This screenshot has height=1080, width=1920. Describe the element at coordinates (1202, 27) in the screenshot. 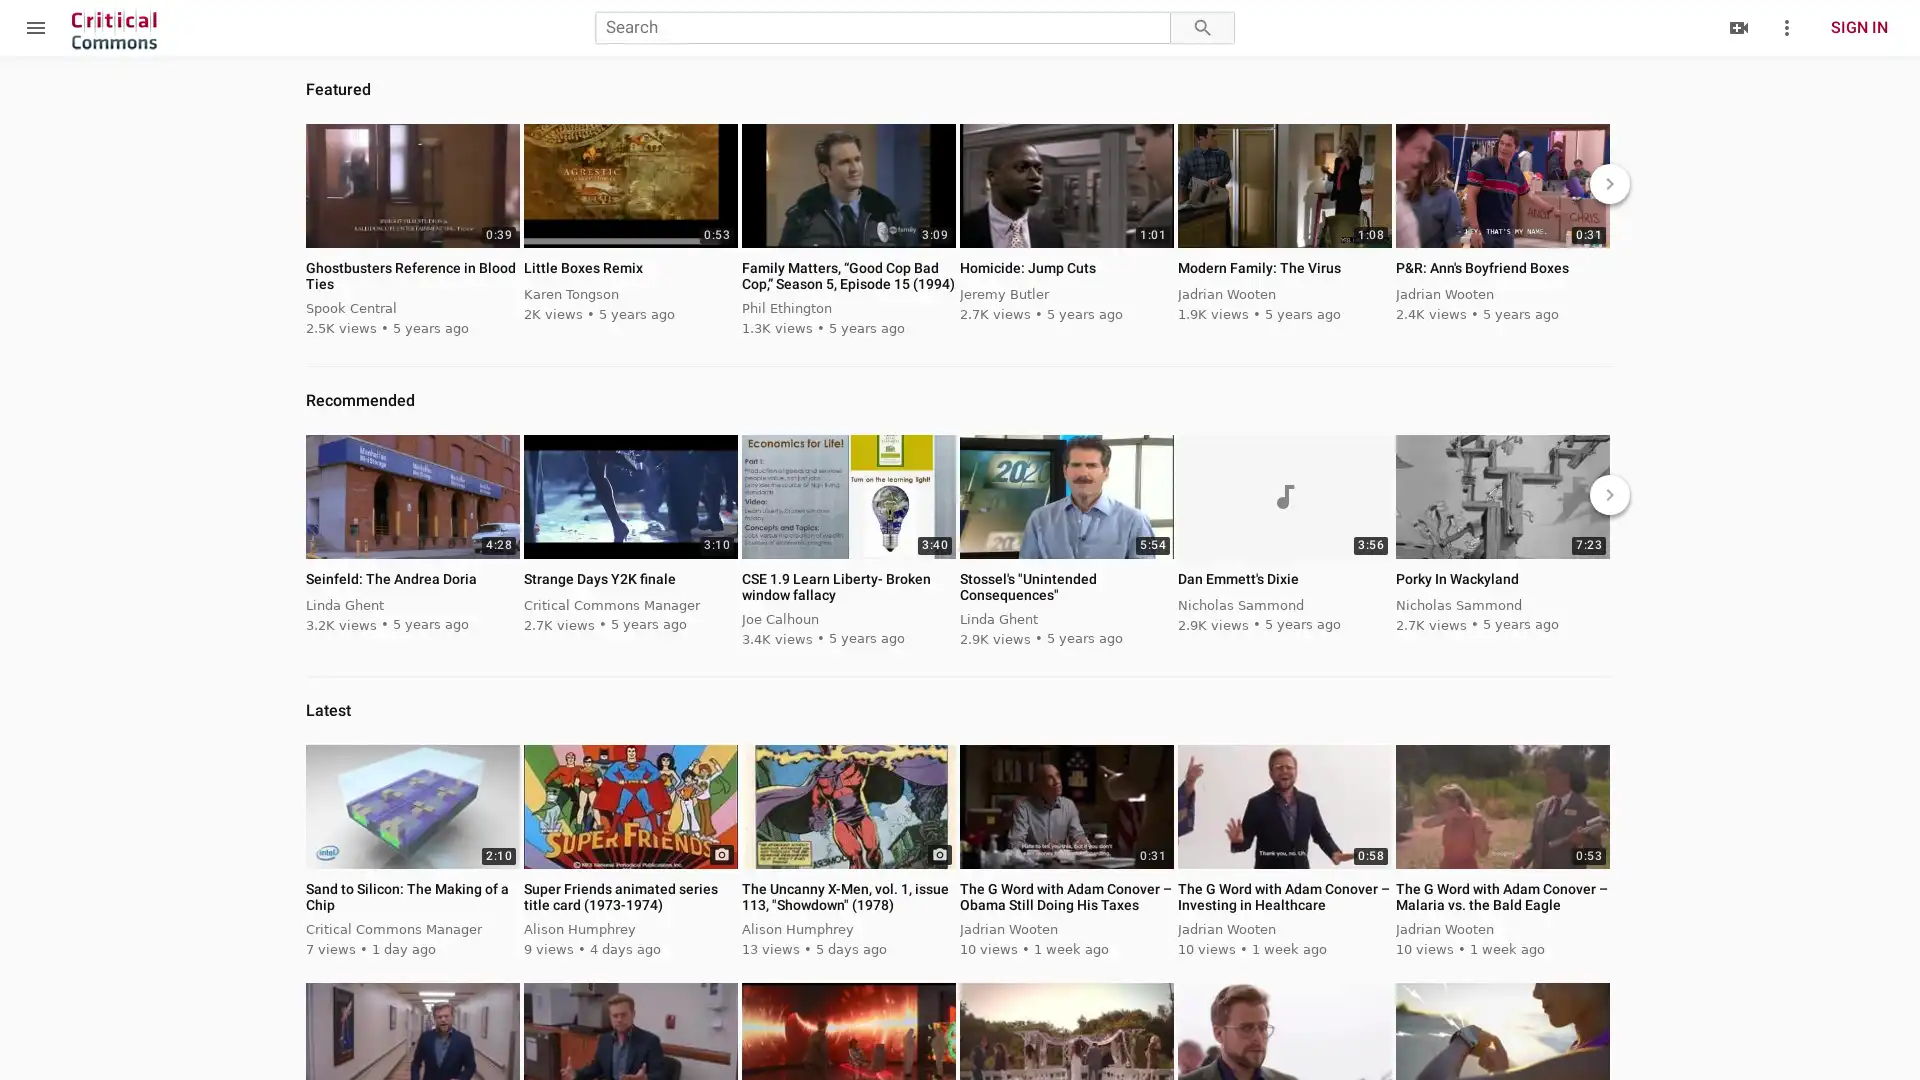

I see `search` at that location.